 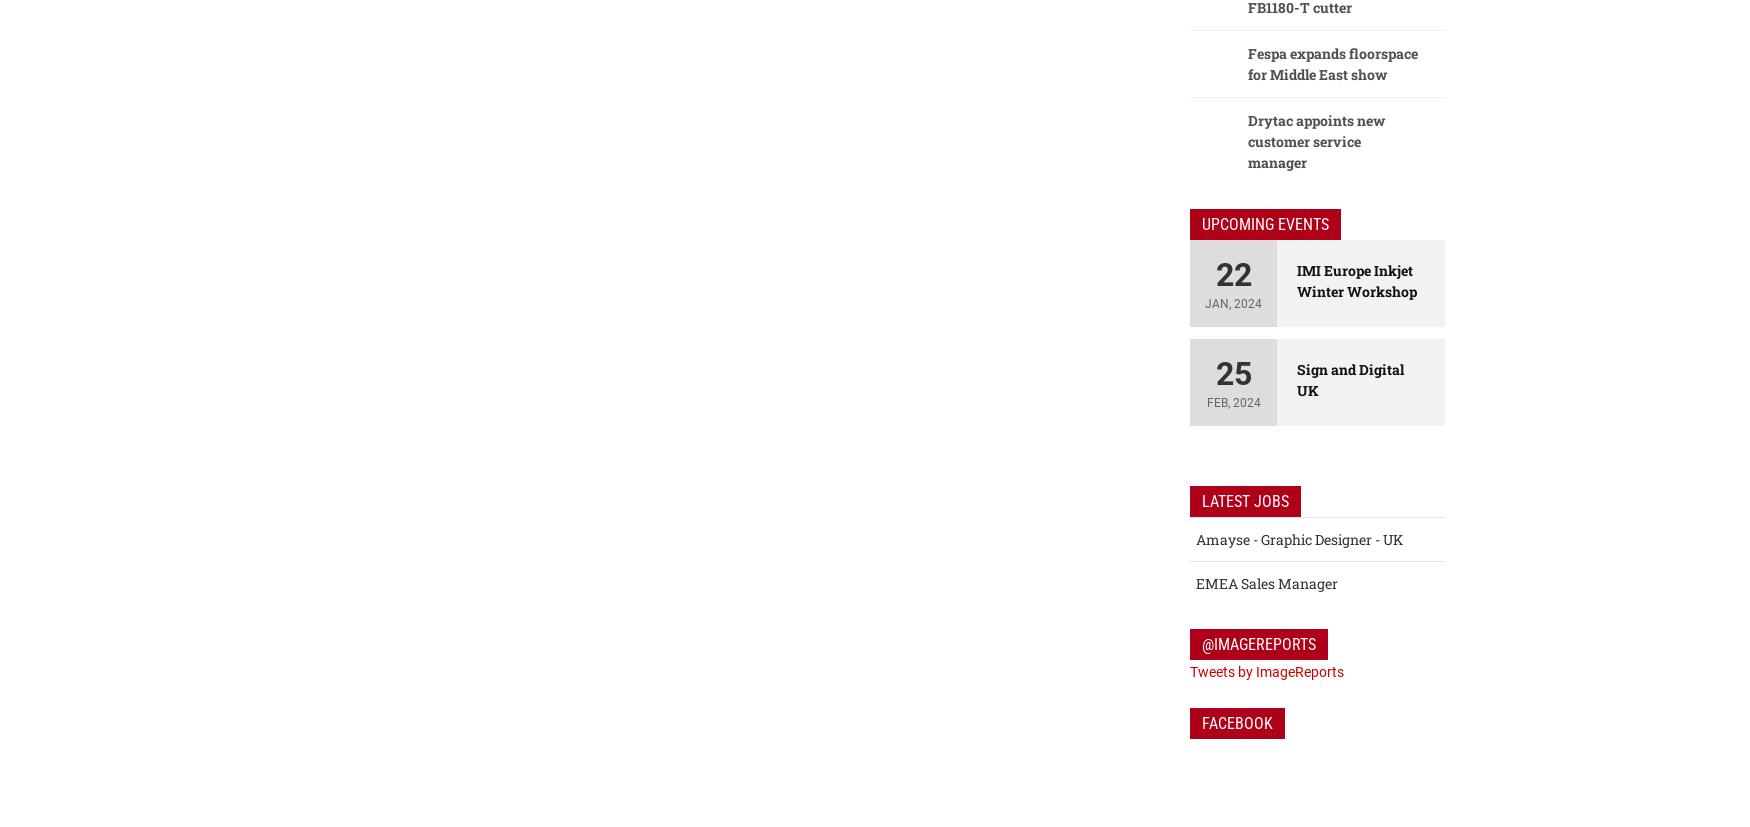 I want to click on 'Fespa expands floorspace for Middle East show', so click(x=1332, y=64).